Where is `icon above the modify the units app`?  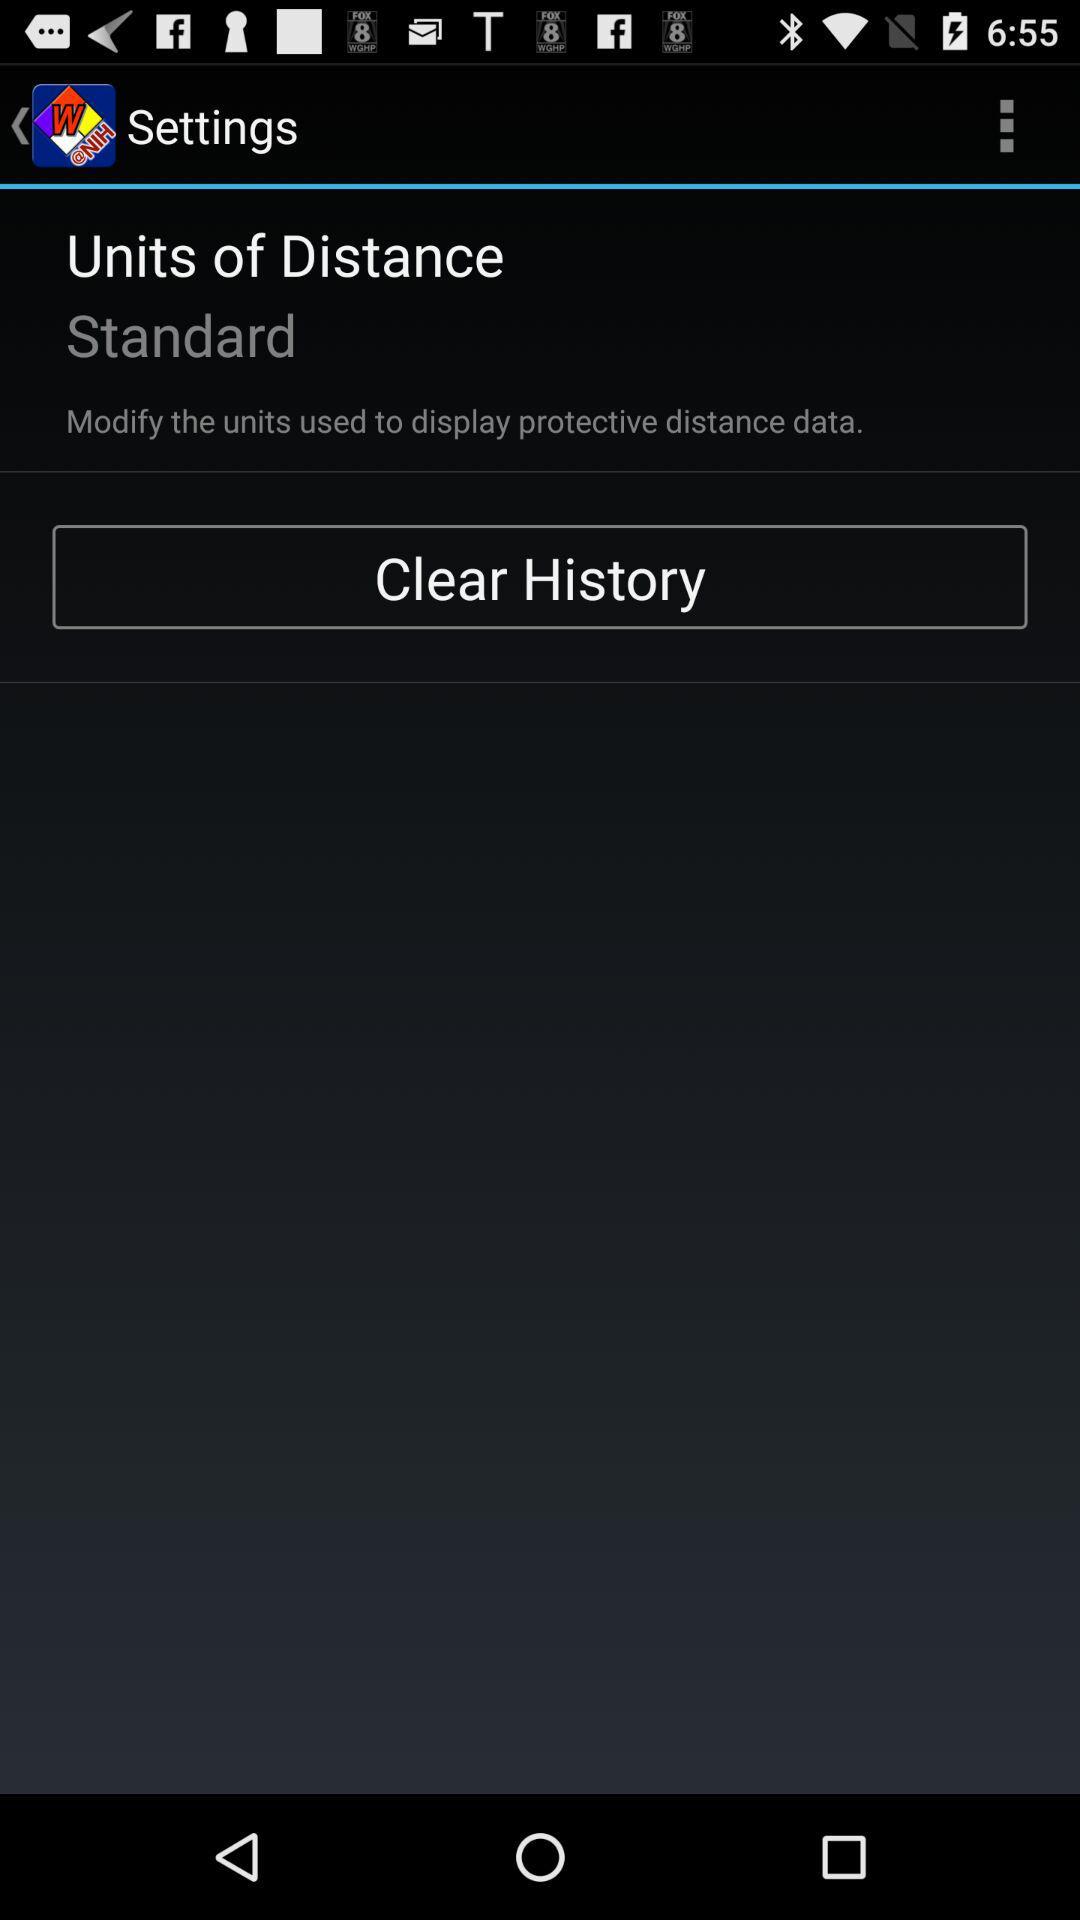
icon above the modify the units app is located at coordinates (154, 334).